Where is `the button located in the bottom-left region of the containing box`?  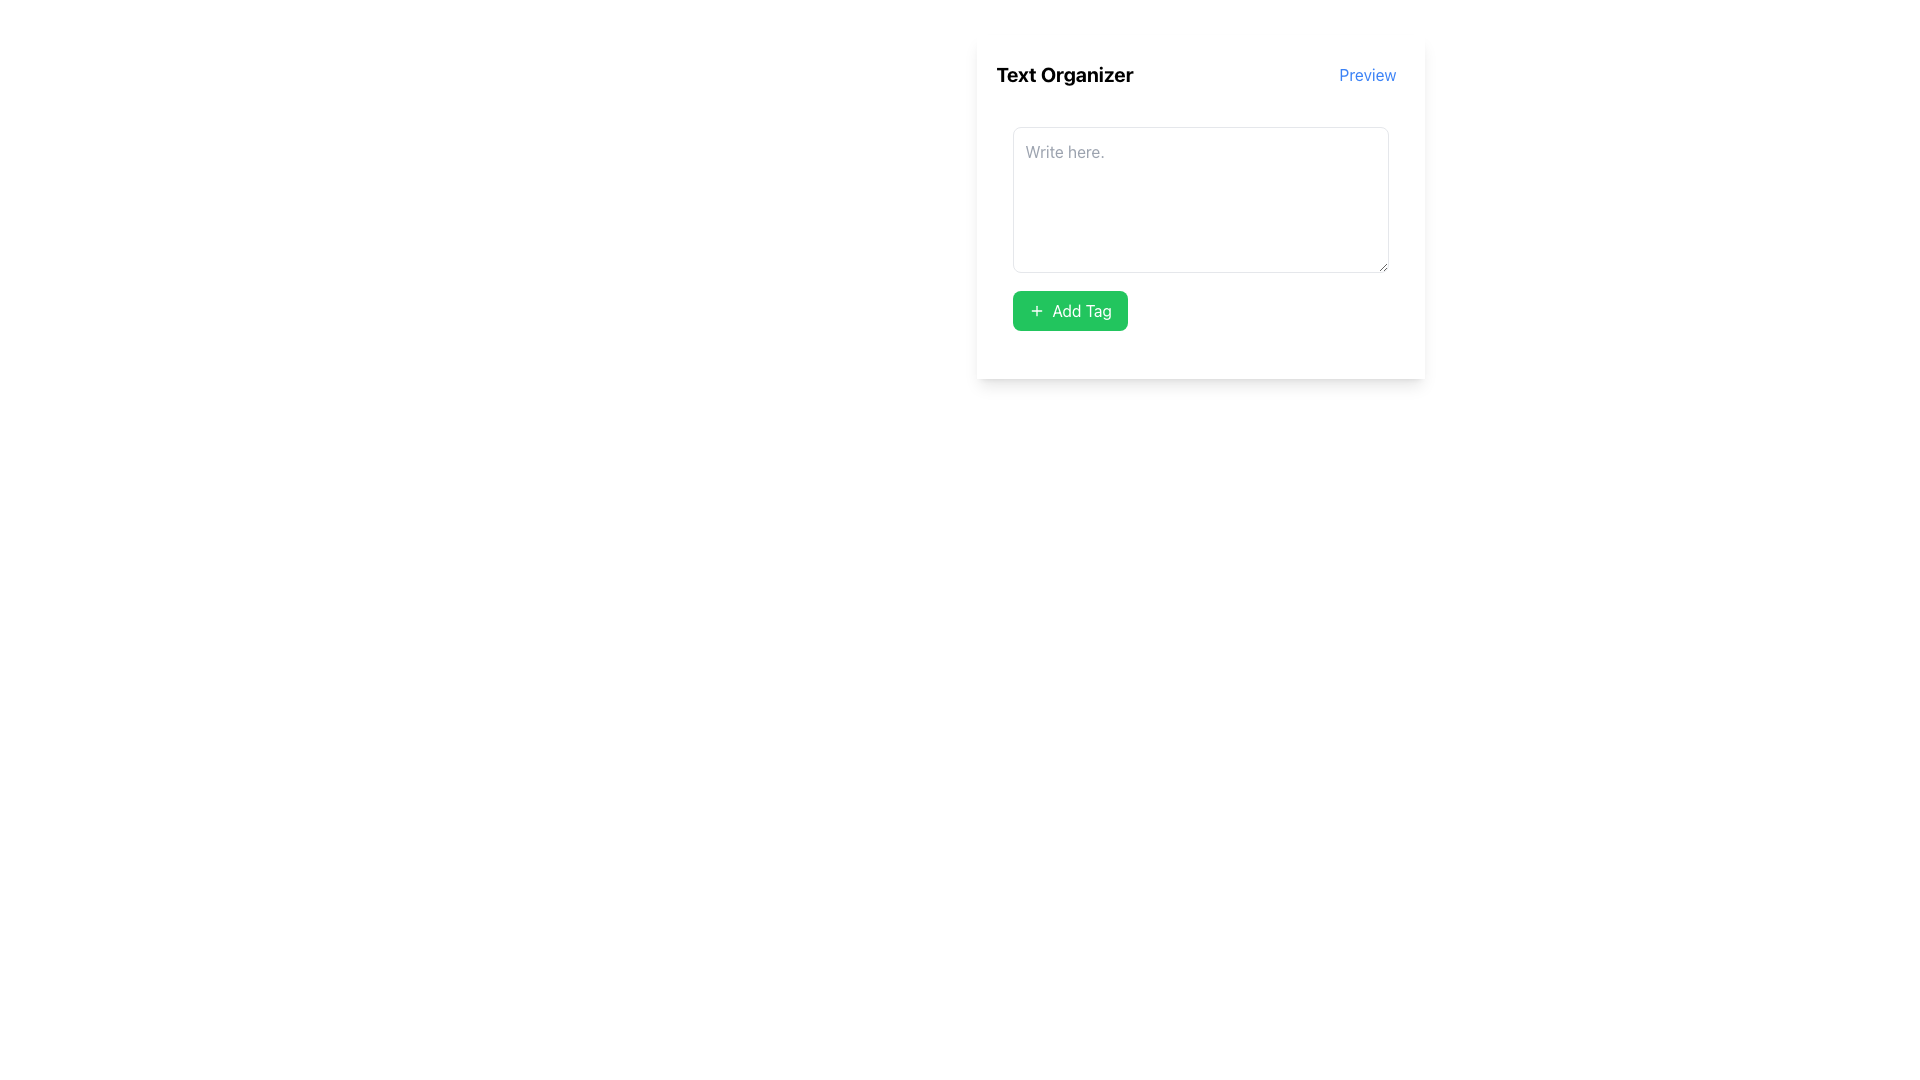
the button located in the bottom-left region of the containing box is located at coordinates (1069, 311).